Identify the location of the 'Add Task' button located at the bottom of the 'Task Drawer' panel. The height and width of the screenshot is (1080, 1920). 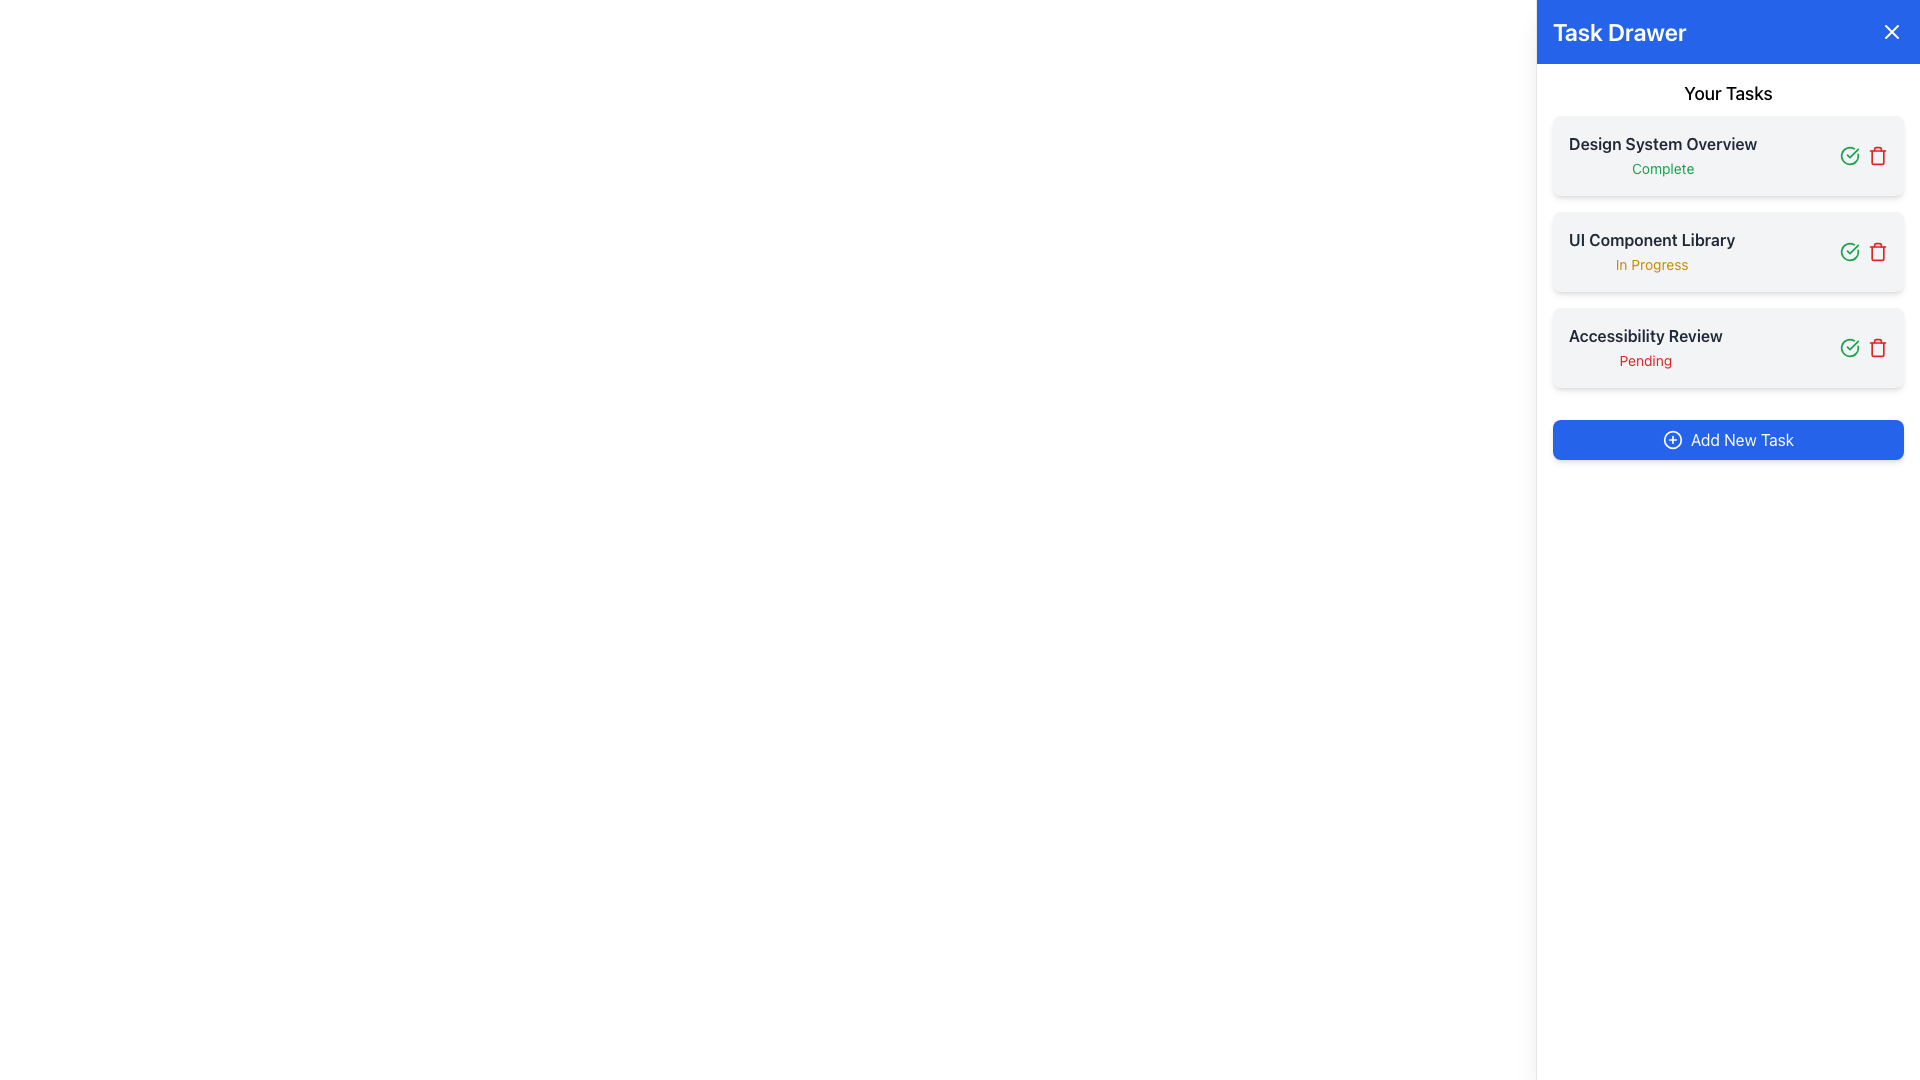
(1727, 438).